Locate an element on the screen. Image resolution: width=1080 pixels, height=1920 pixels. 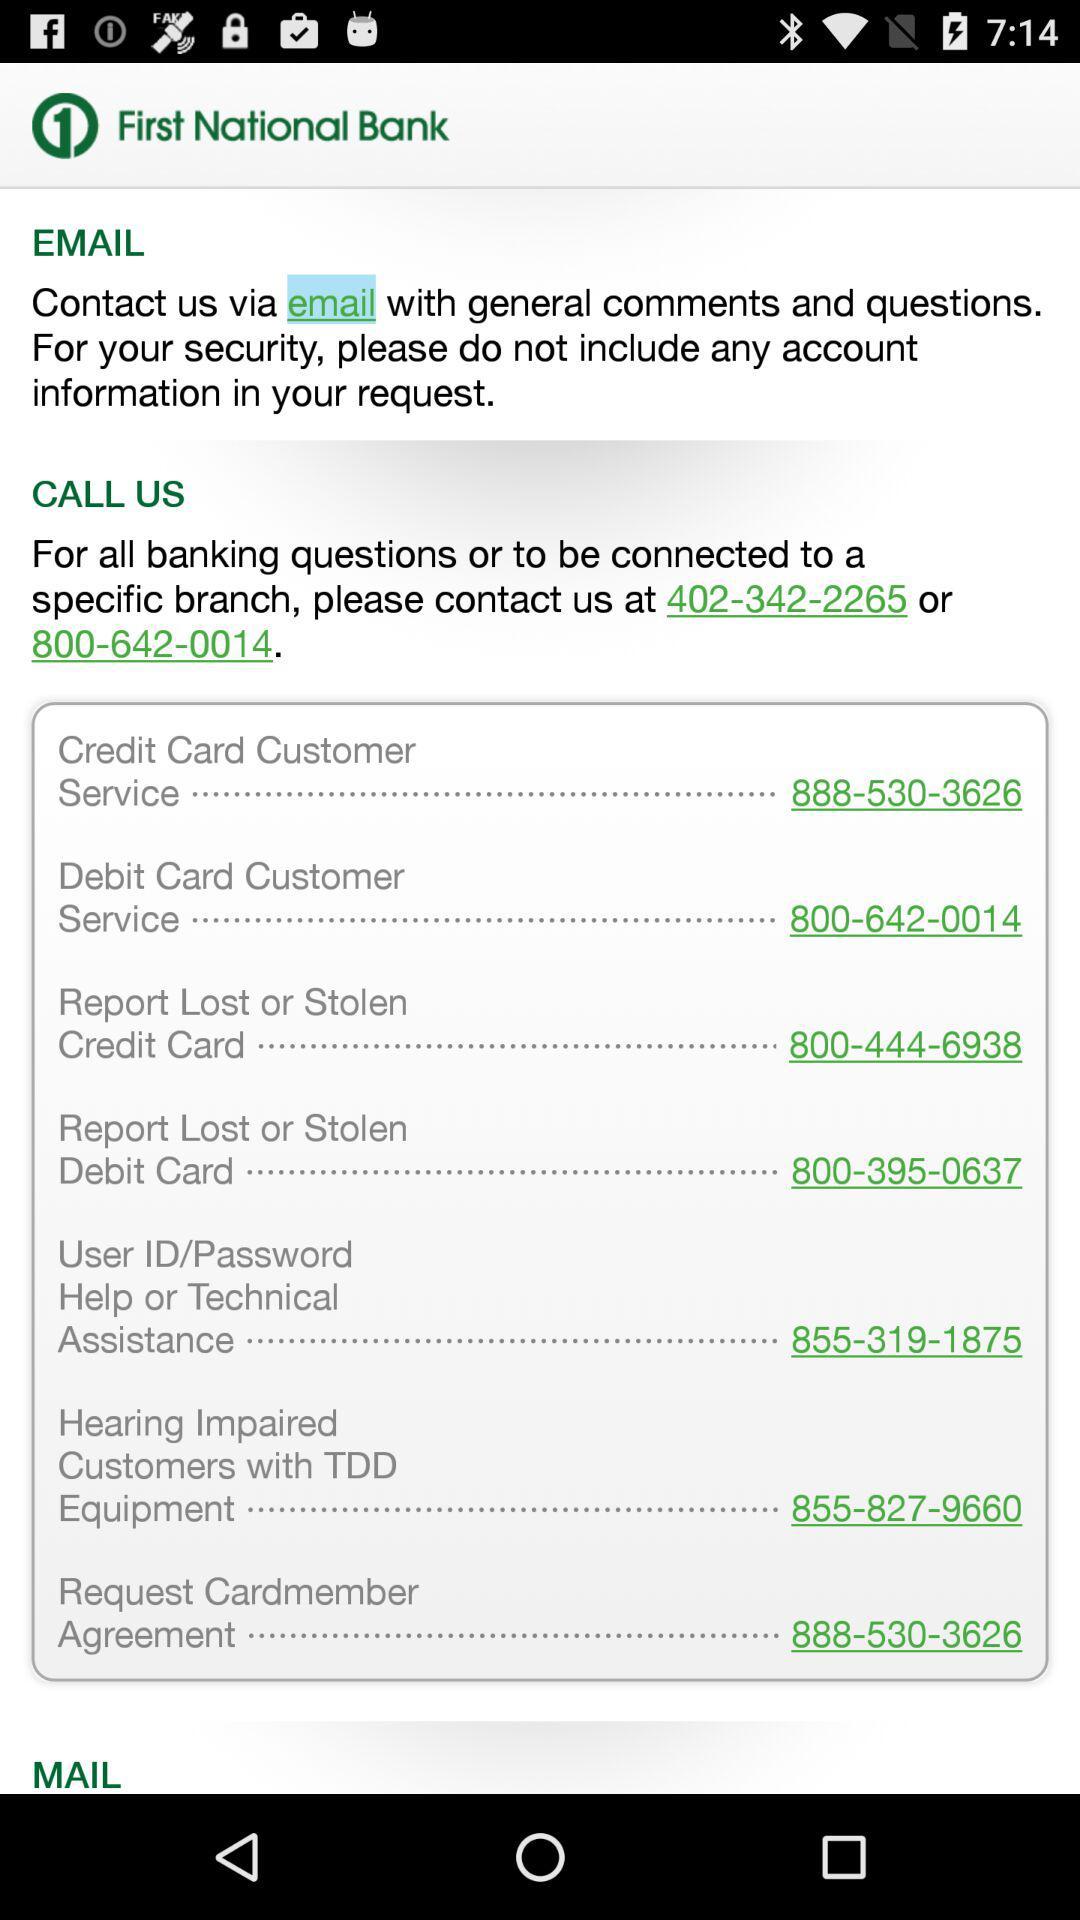
the for all banking item is located at coordinates (540, 597).